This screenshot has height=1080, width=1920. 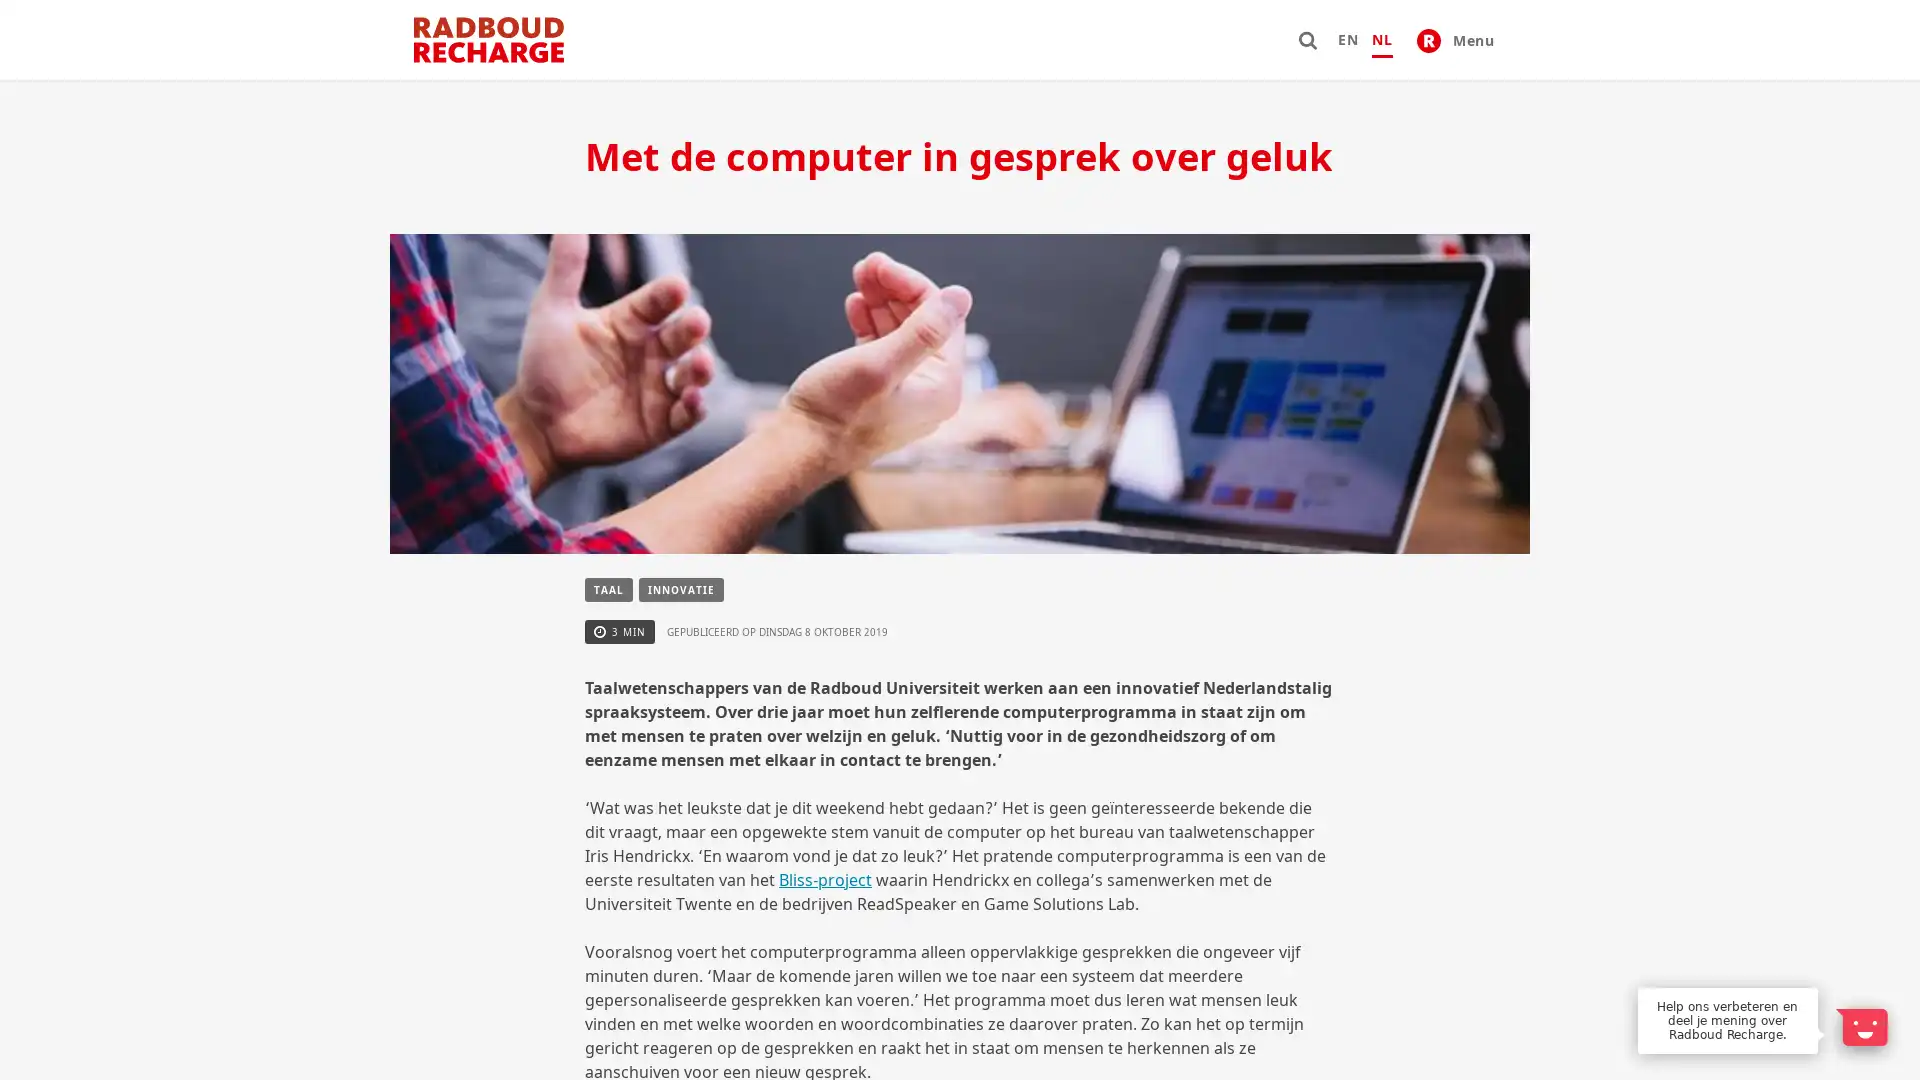 What do you see at coordinates (1860, 1026) in the screenshot?
I see `Open` at bounding box center [1860, 1026].